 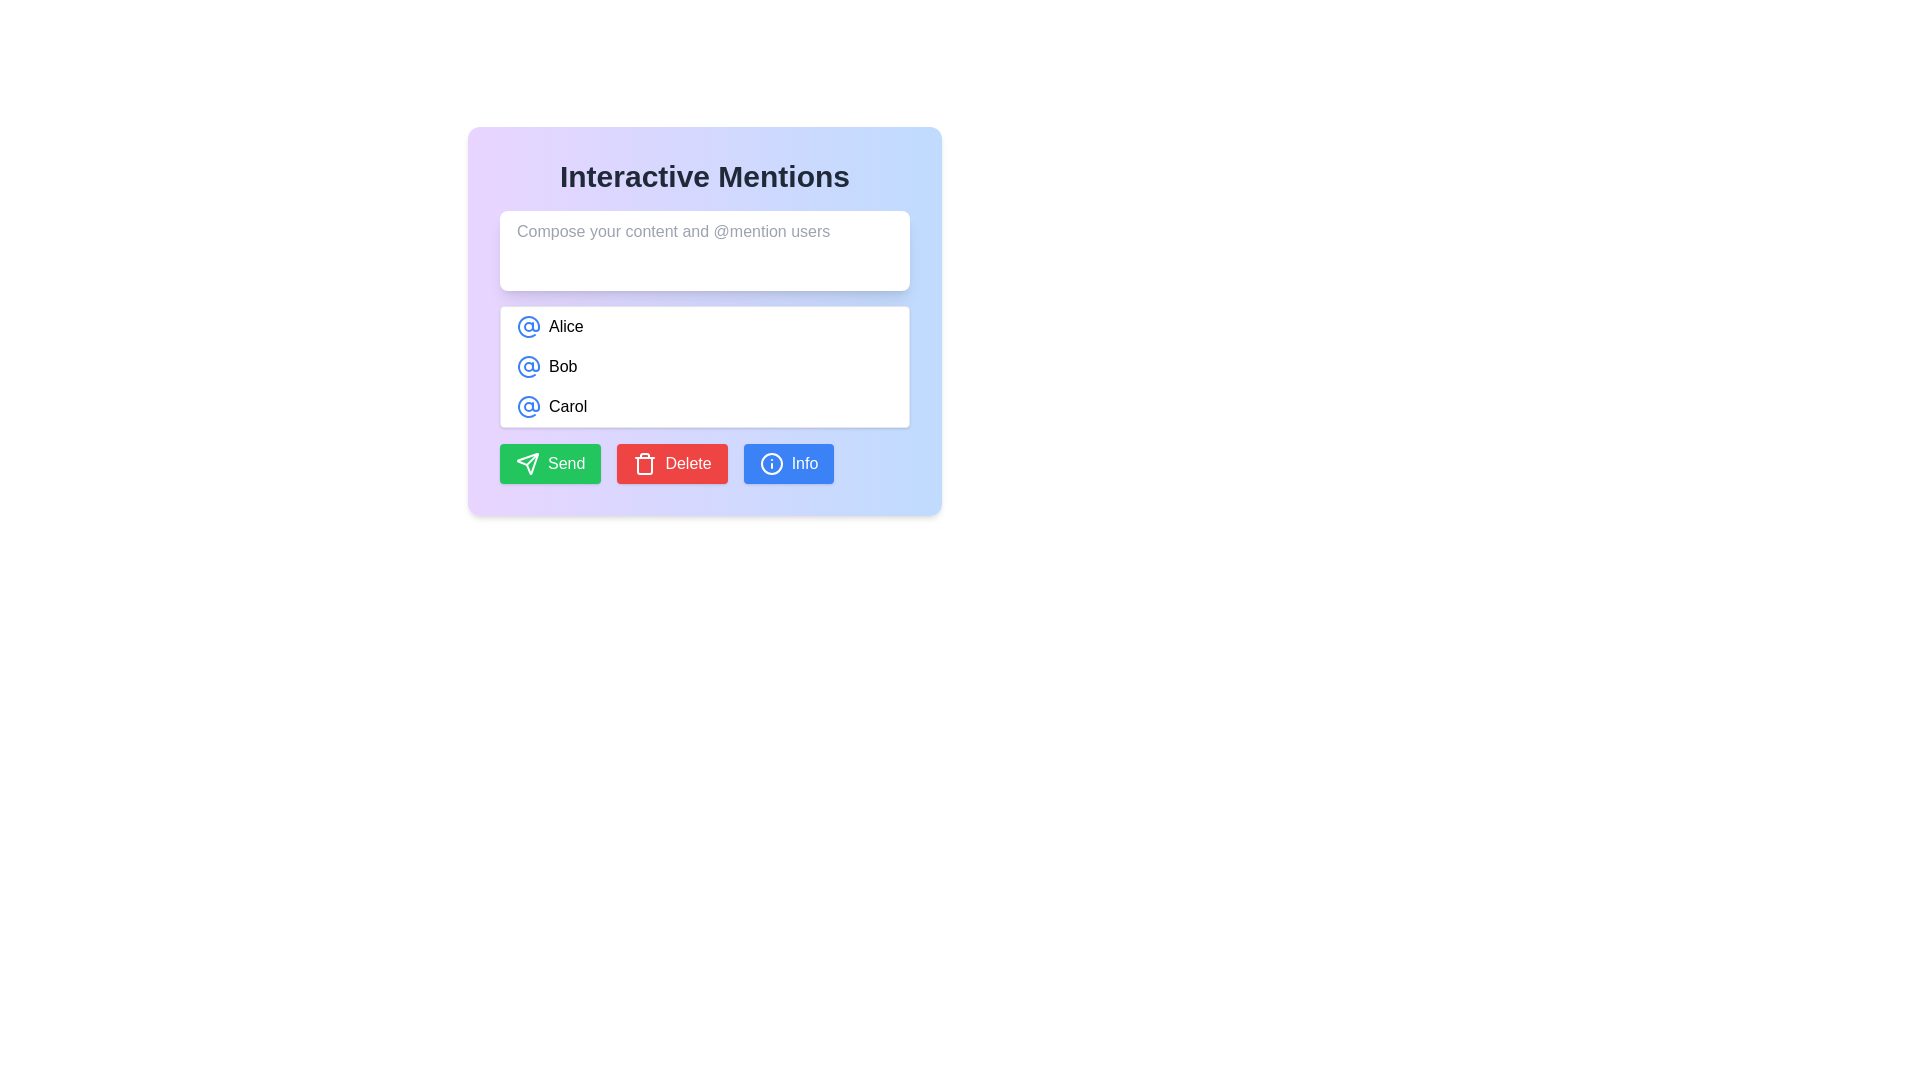 What do you see at coordinates (645, 463) in the screenshot?
I see `the trash can icon, which is white on a red background, located as the leftmost component within the 'Delete' button below the text composition area` at bounding box center [645, 463].